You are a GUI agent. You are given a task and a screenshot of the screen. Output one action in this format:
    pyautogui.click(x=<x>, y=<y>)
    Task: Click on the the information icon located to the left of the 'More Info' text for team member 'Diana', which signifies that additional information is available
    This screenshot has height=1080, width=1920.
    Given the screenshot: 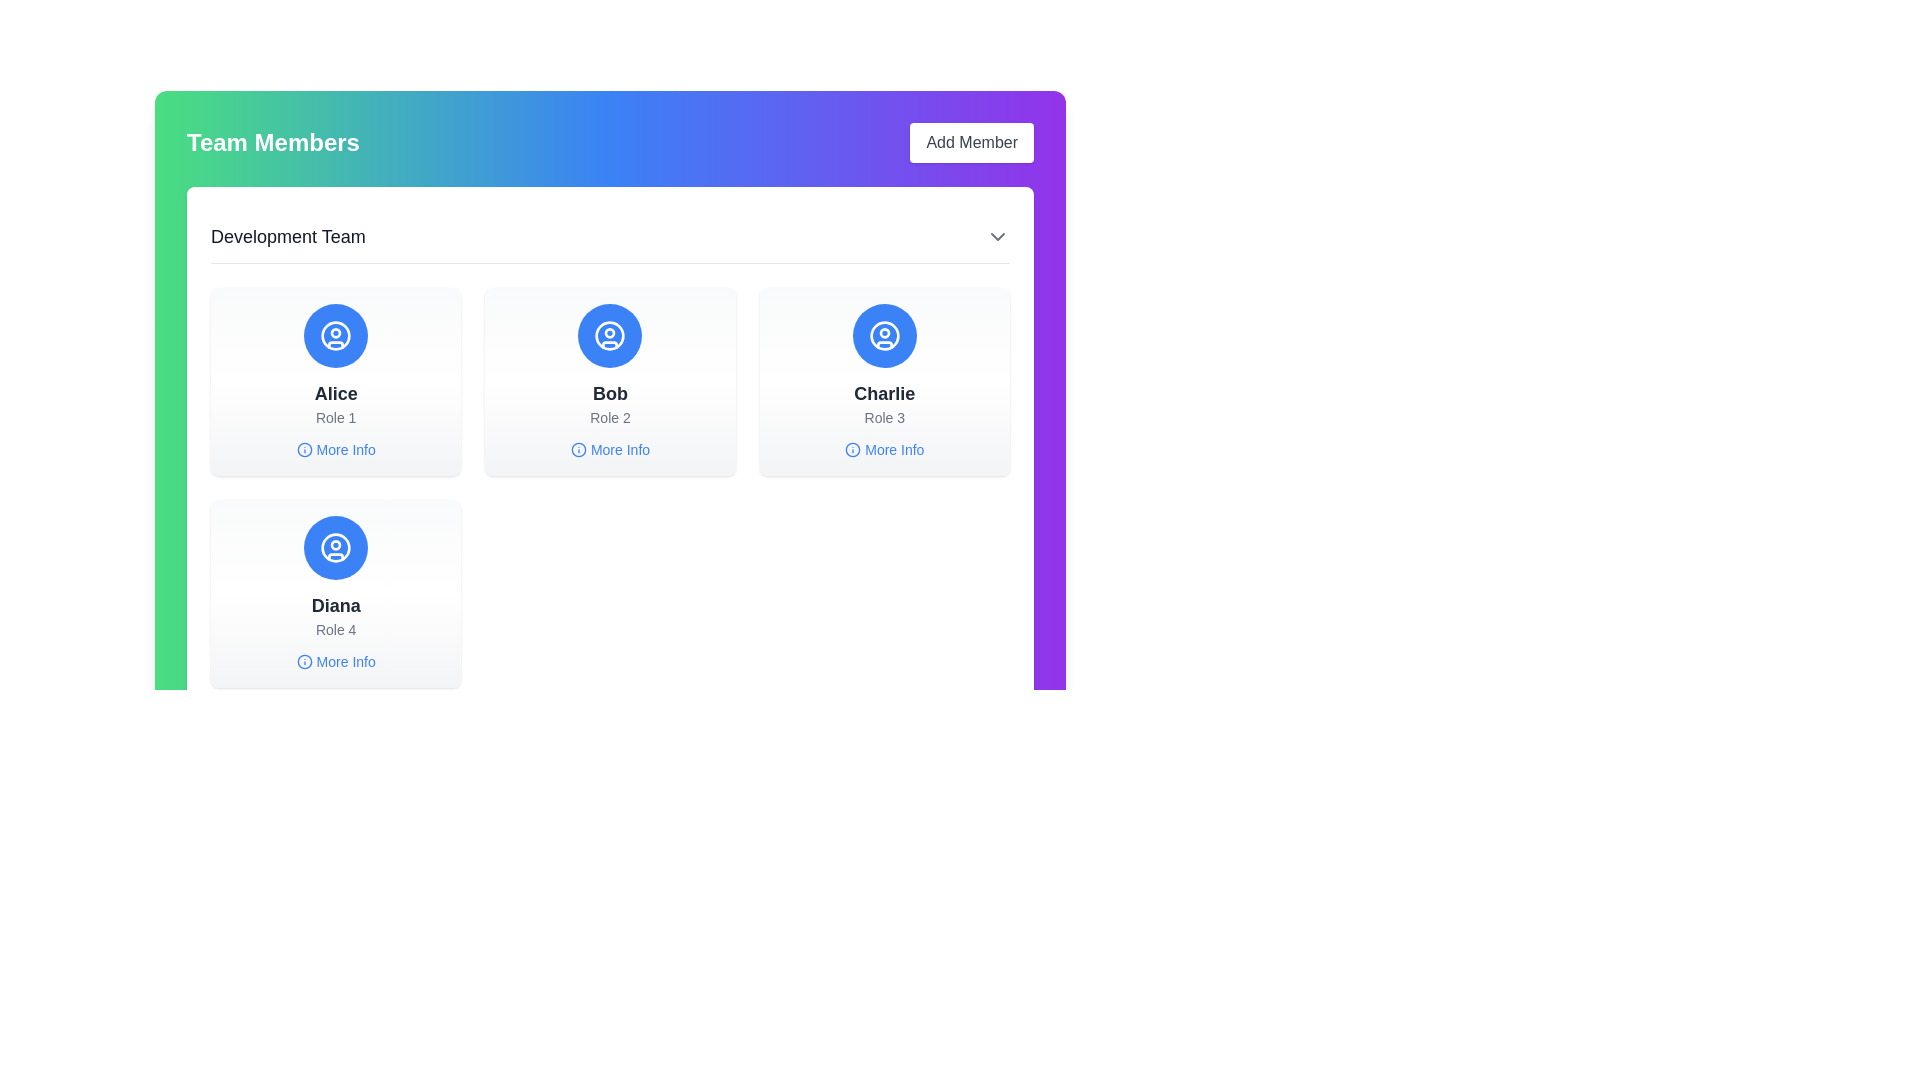 What is the action you would take?
    pyautogui.click(x=303, y=662)
    